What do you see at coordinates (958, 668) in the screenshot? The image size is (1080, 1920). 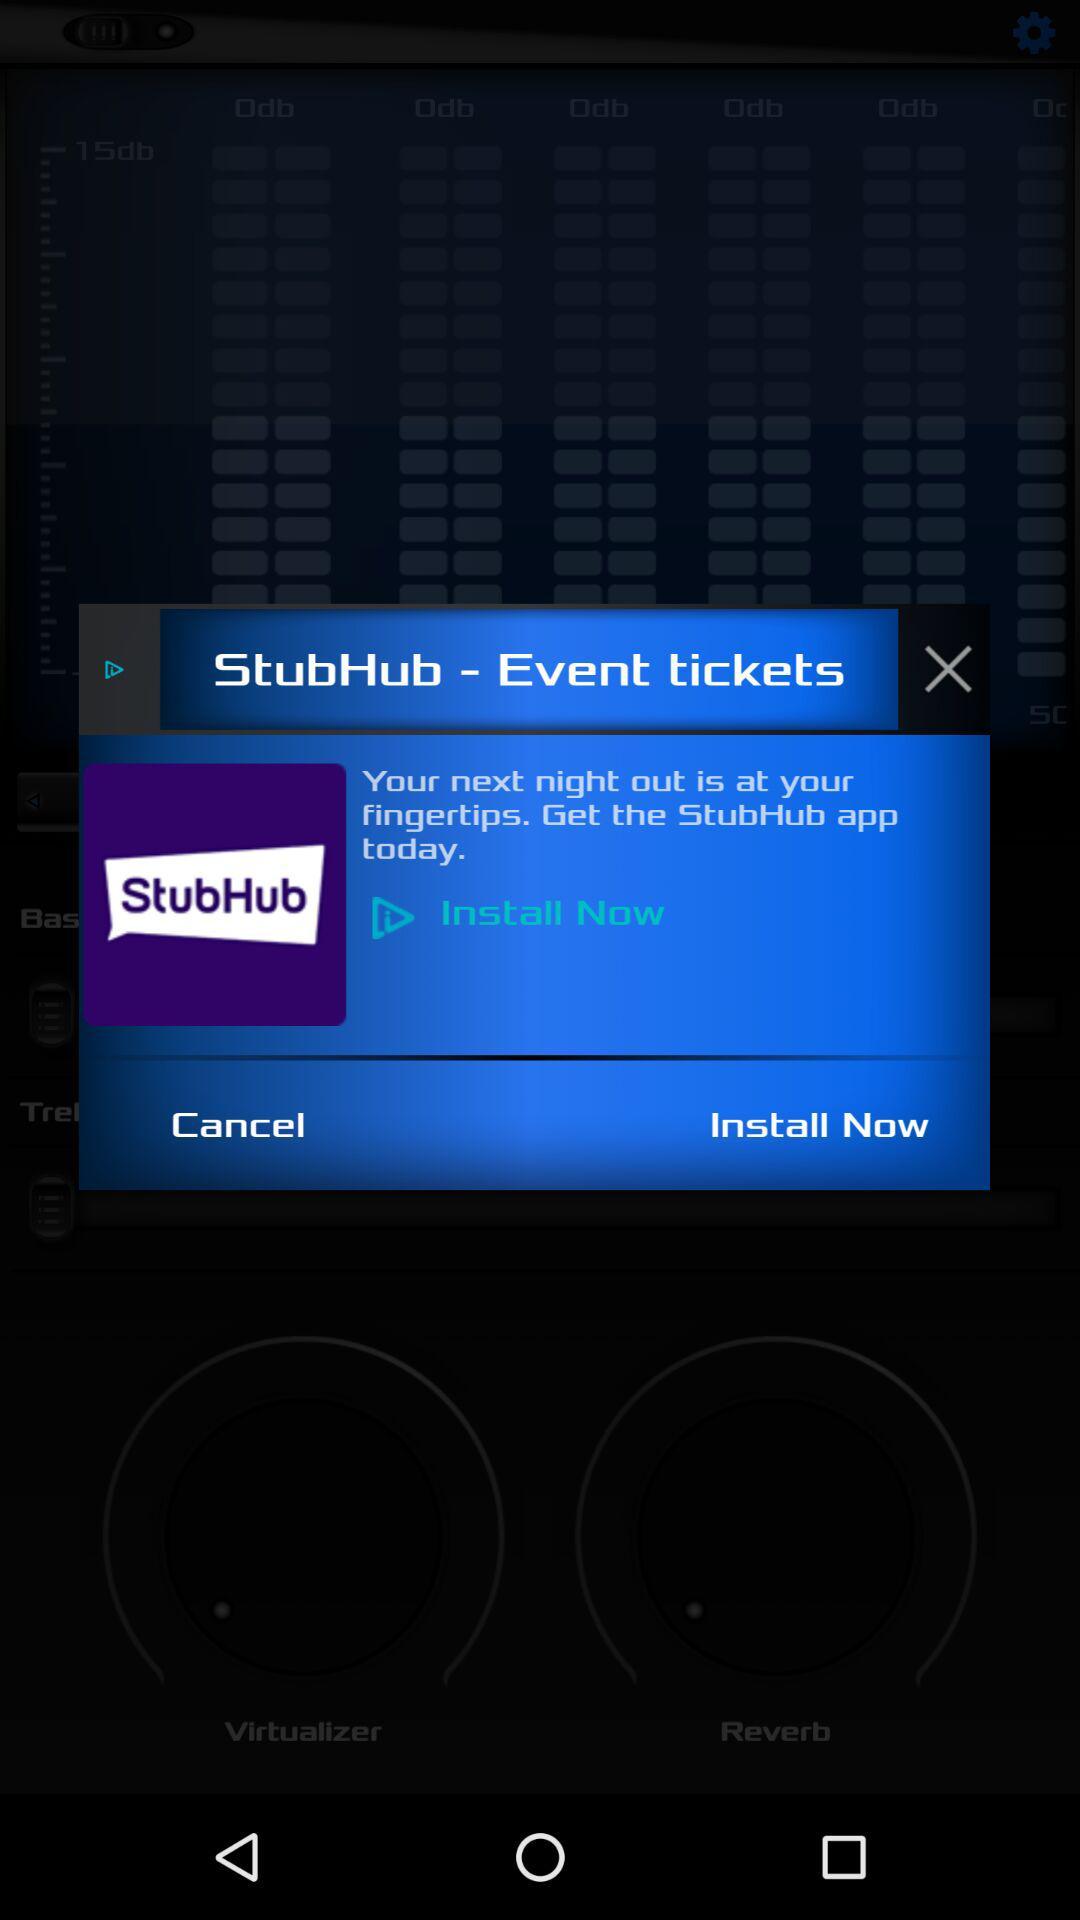 I see `item above the your next night item` at bounding box center [958, 668].